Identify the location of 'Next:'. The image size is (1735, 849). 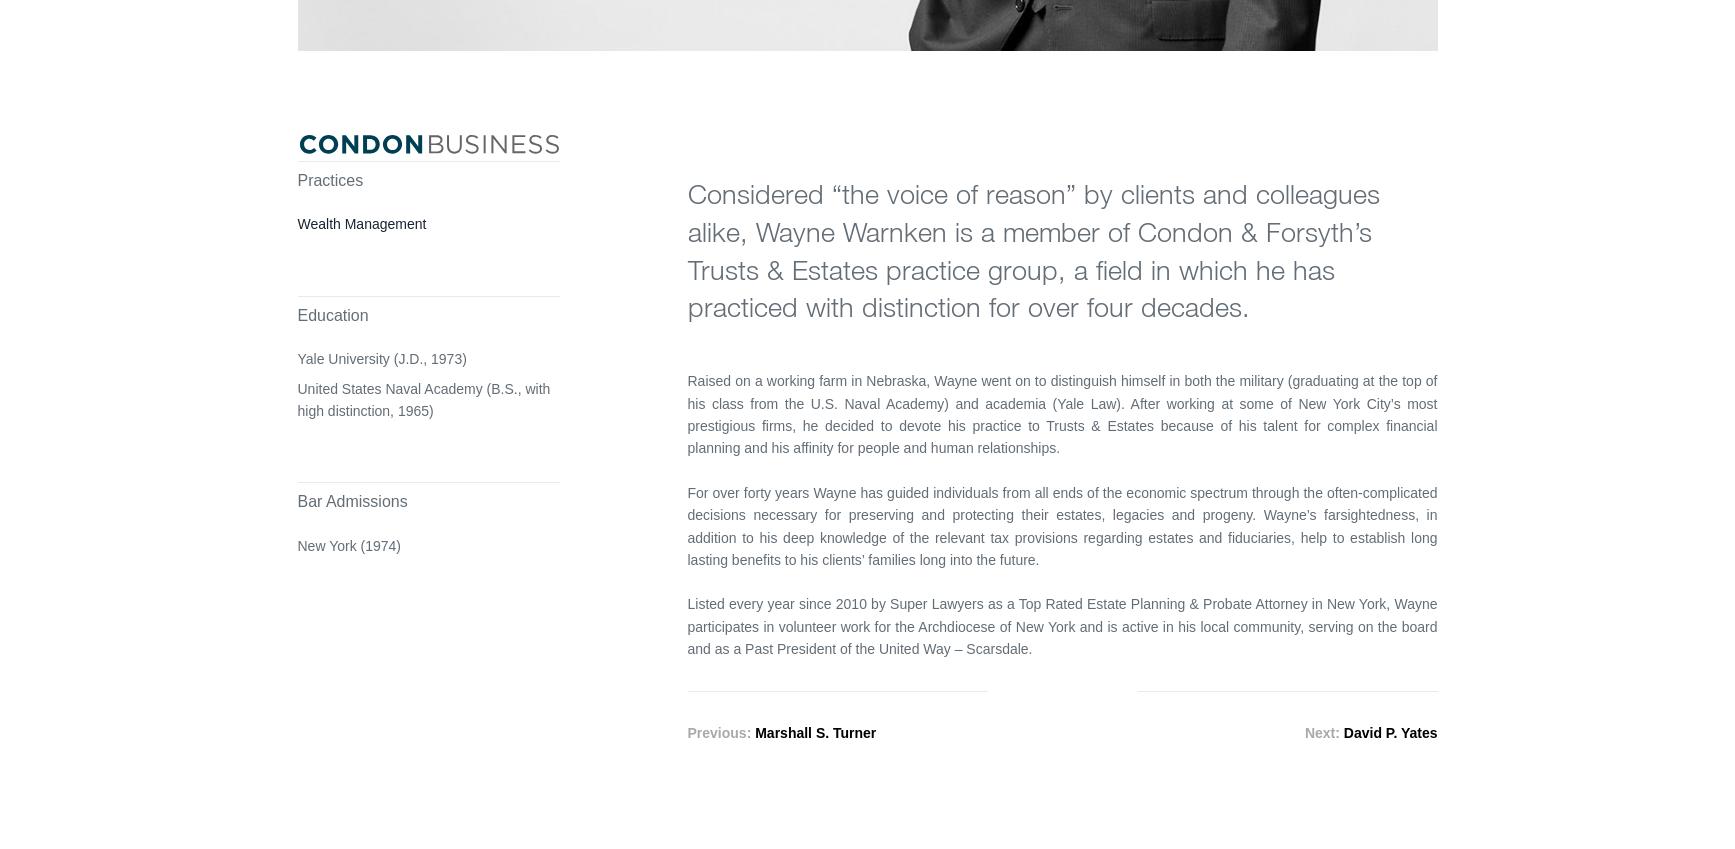
(1322, 732).